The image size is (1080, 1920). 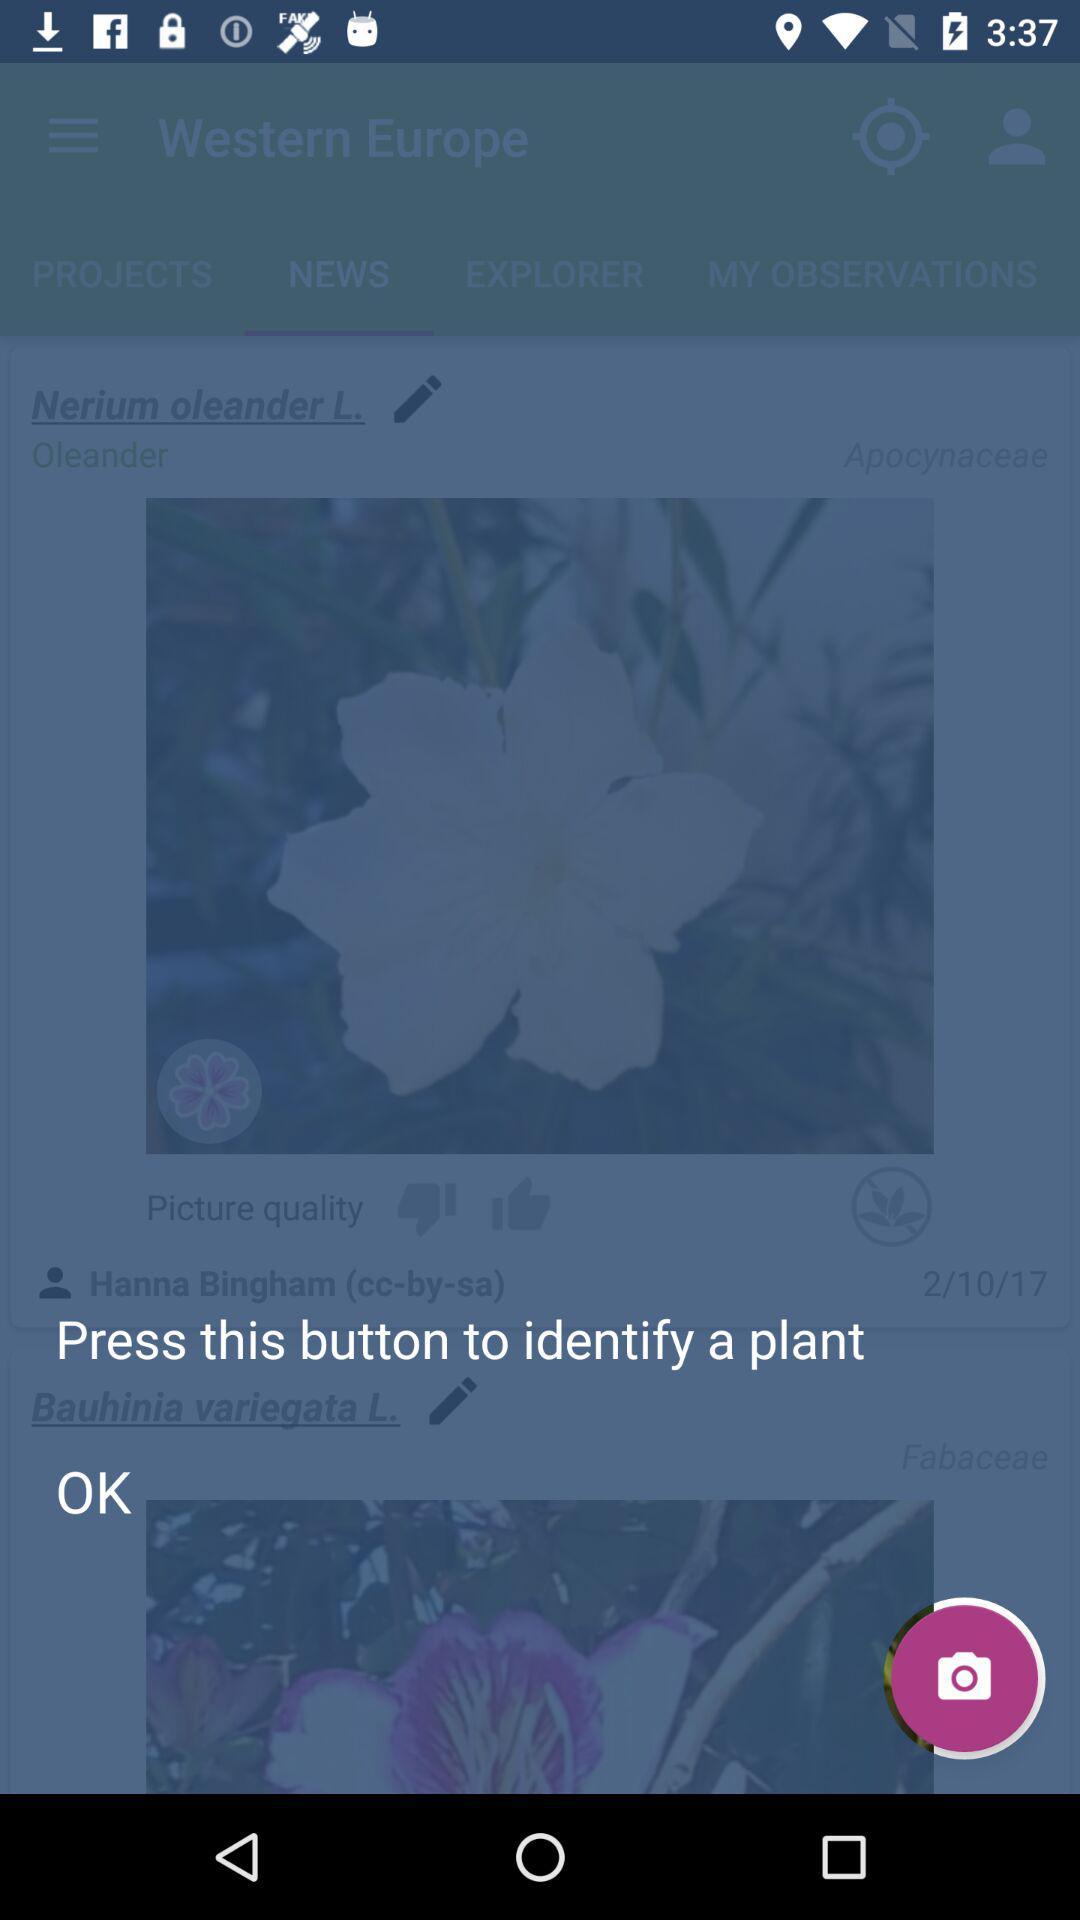 I want to click on the app to the left of western europe item, so click(x=72, y=135).